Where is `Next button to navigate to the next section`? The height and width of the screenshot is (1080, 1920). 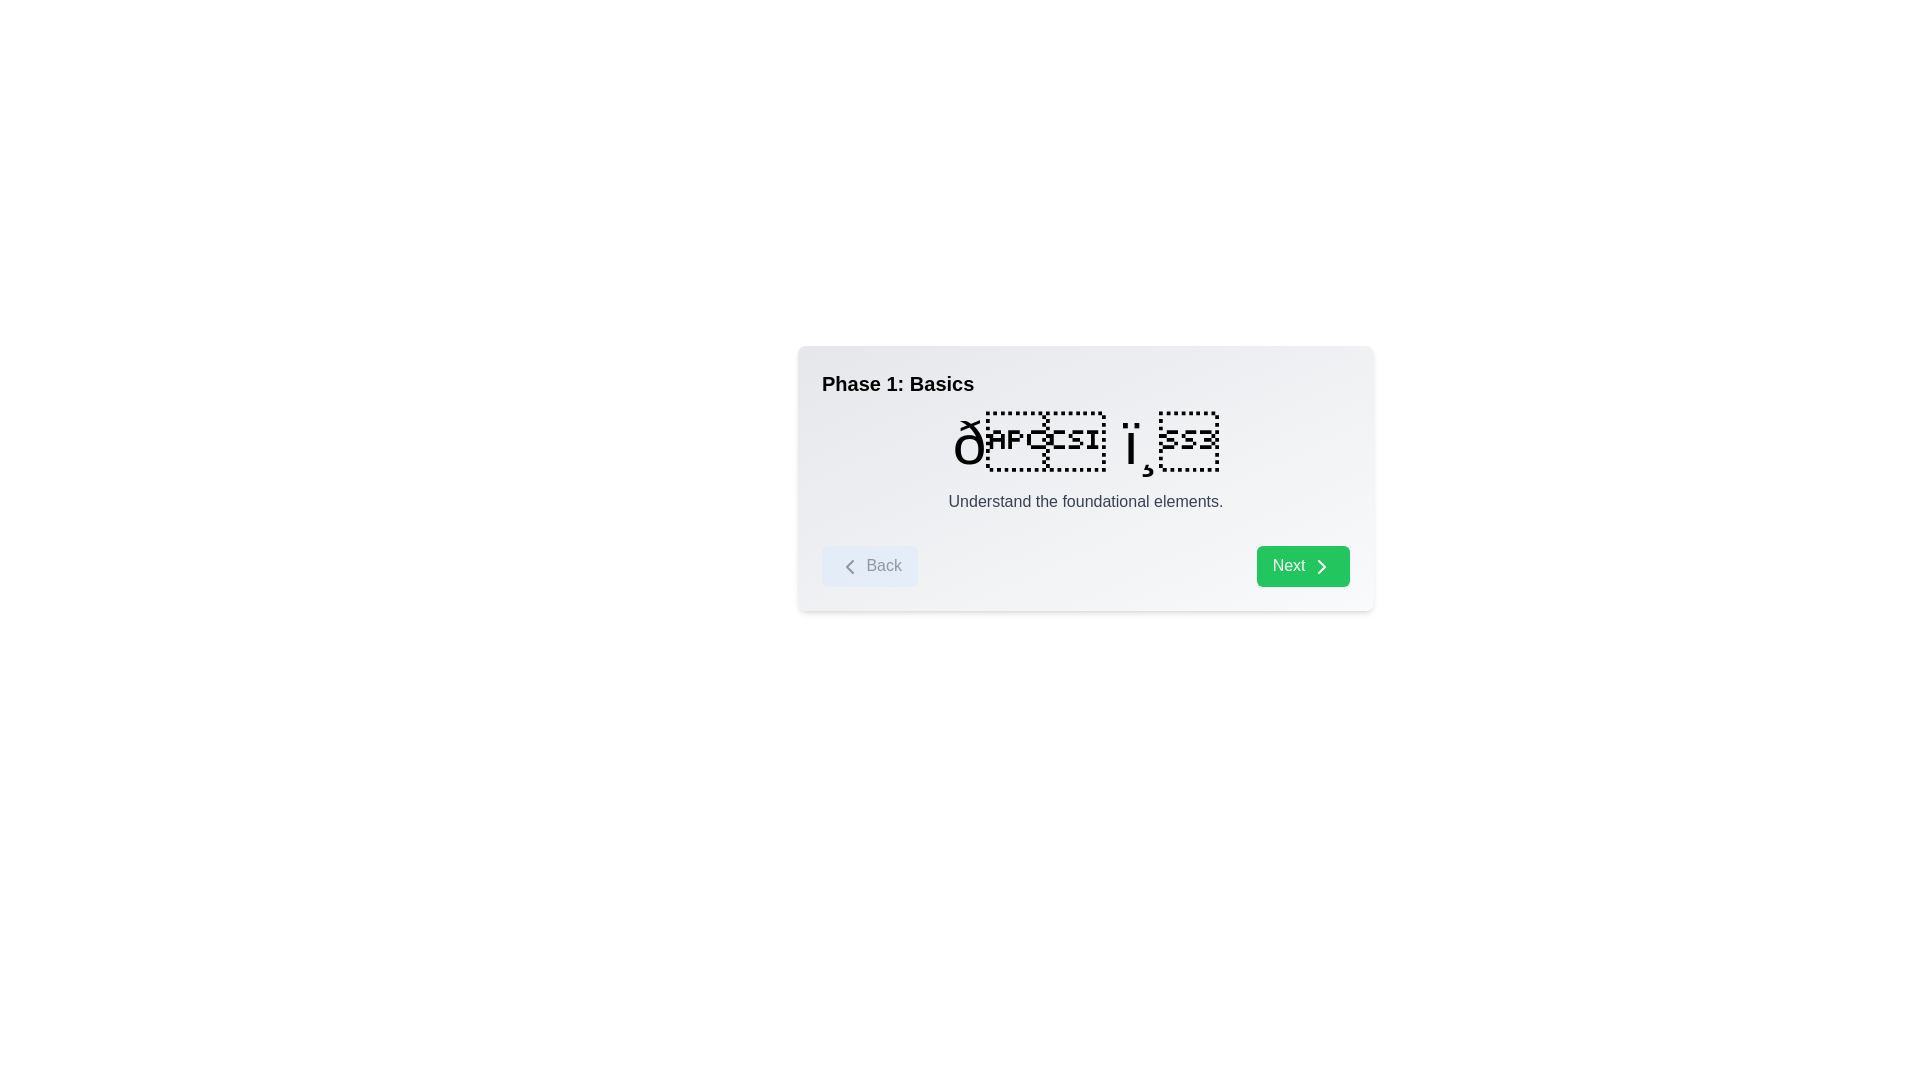
Next button to navigate to the next section is located at coordinates (1302, 566).